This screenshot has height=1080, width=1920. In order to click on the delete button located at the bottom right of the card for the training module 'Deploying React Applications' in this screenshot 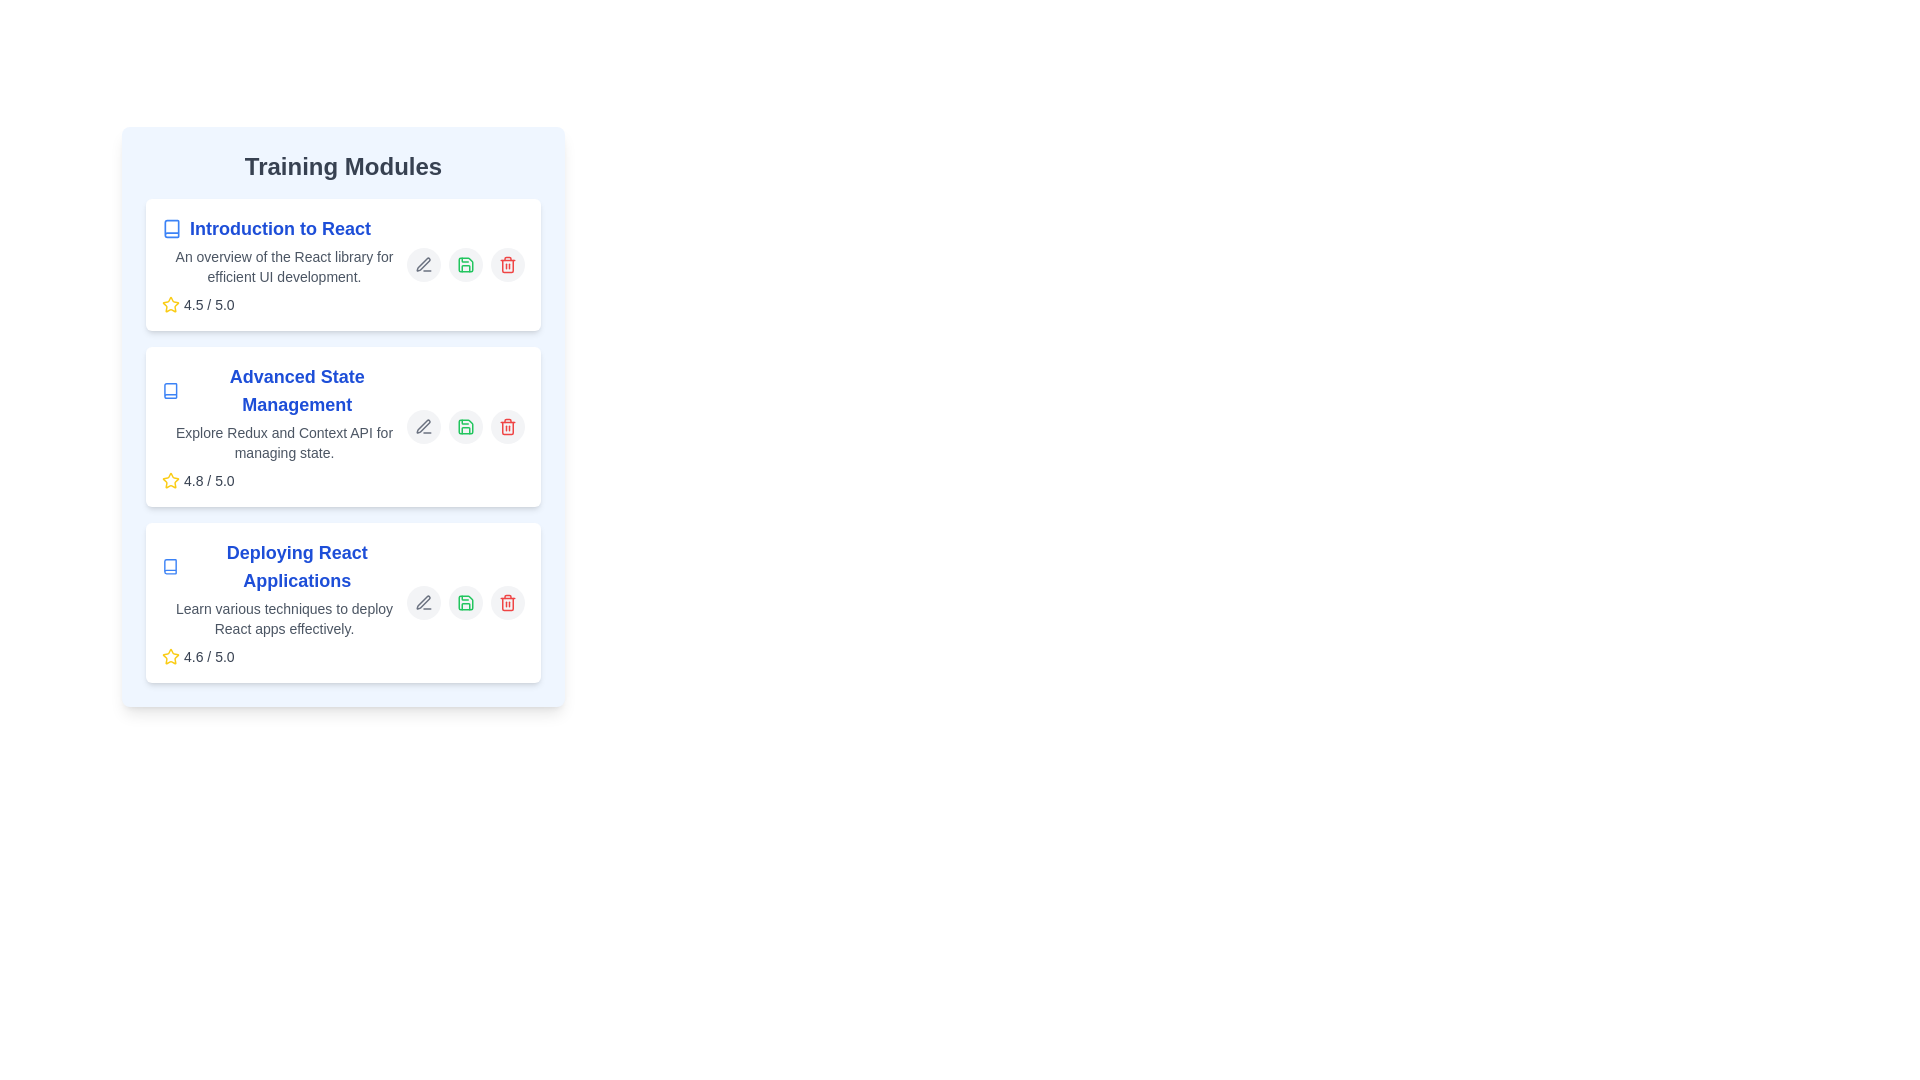, I will do `click(508, 601)`.